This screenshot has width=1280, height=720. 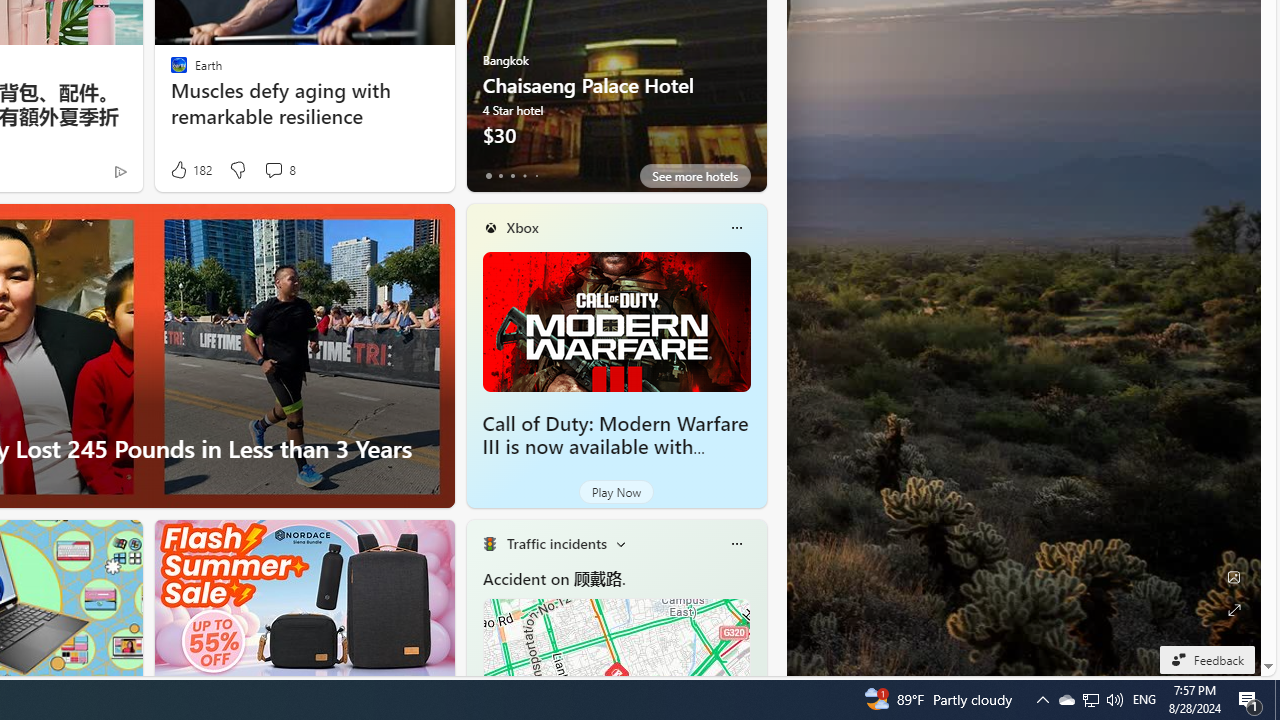 I want to click on 'tab-4', so click(x=536, y=175).